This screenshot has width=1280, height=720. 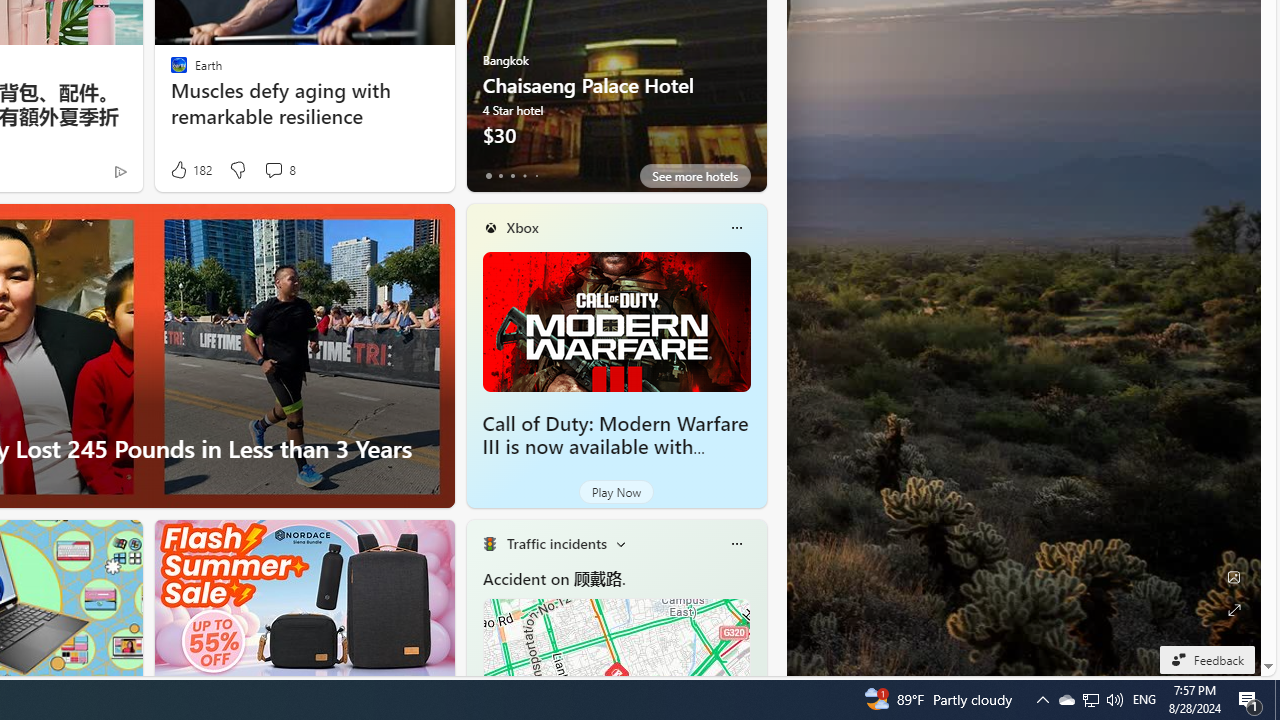 I want to click on 'tab-4', so click(x=536, y=175).